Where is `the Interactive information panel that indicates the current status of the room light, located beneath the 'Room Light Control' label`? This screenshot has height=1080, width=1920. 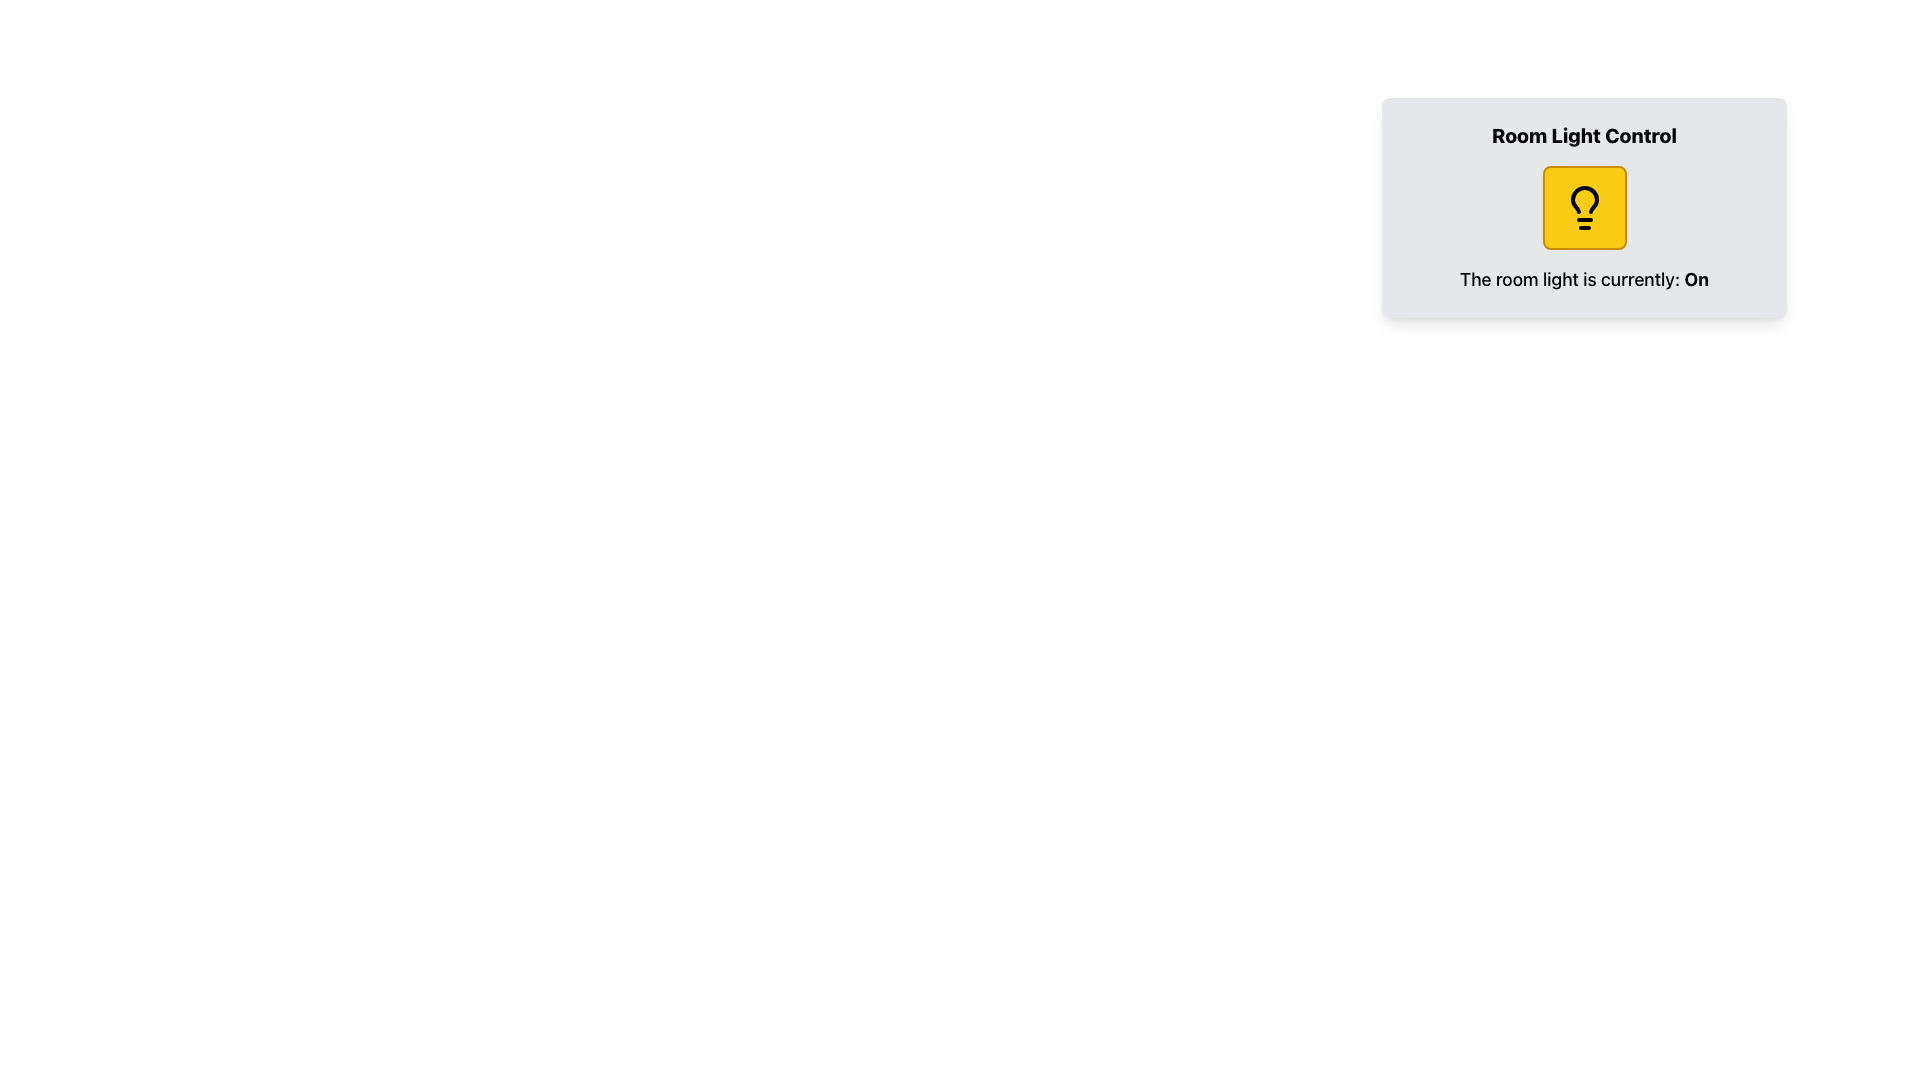
the Interactive information panel that indicates the current status of the room light, located beneath the 'Room Light Control' label is located at coordinates (1583, 229).